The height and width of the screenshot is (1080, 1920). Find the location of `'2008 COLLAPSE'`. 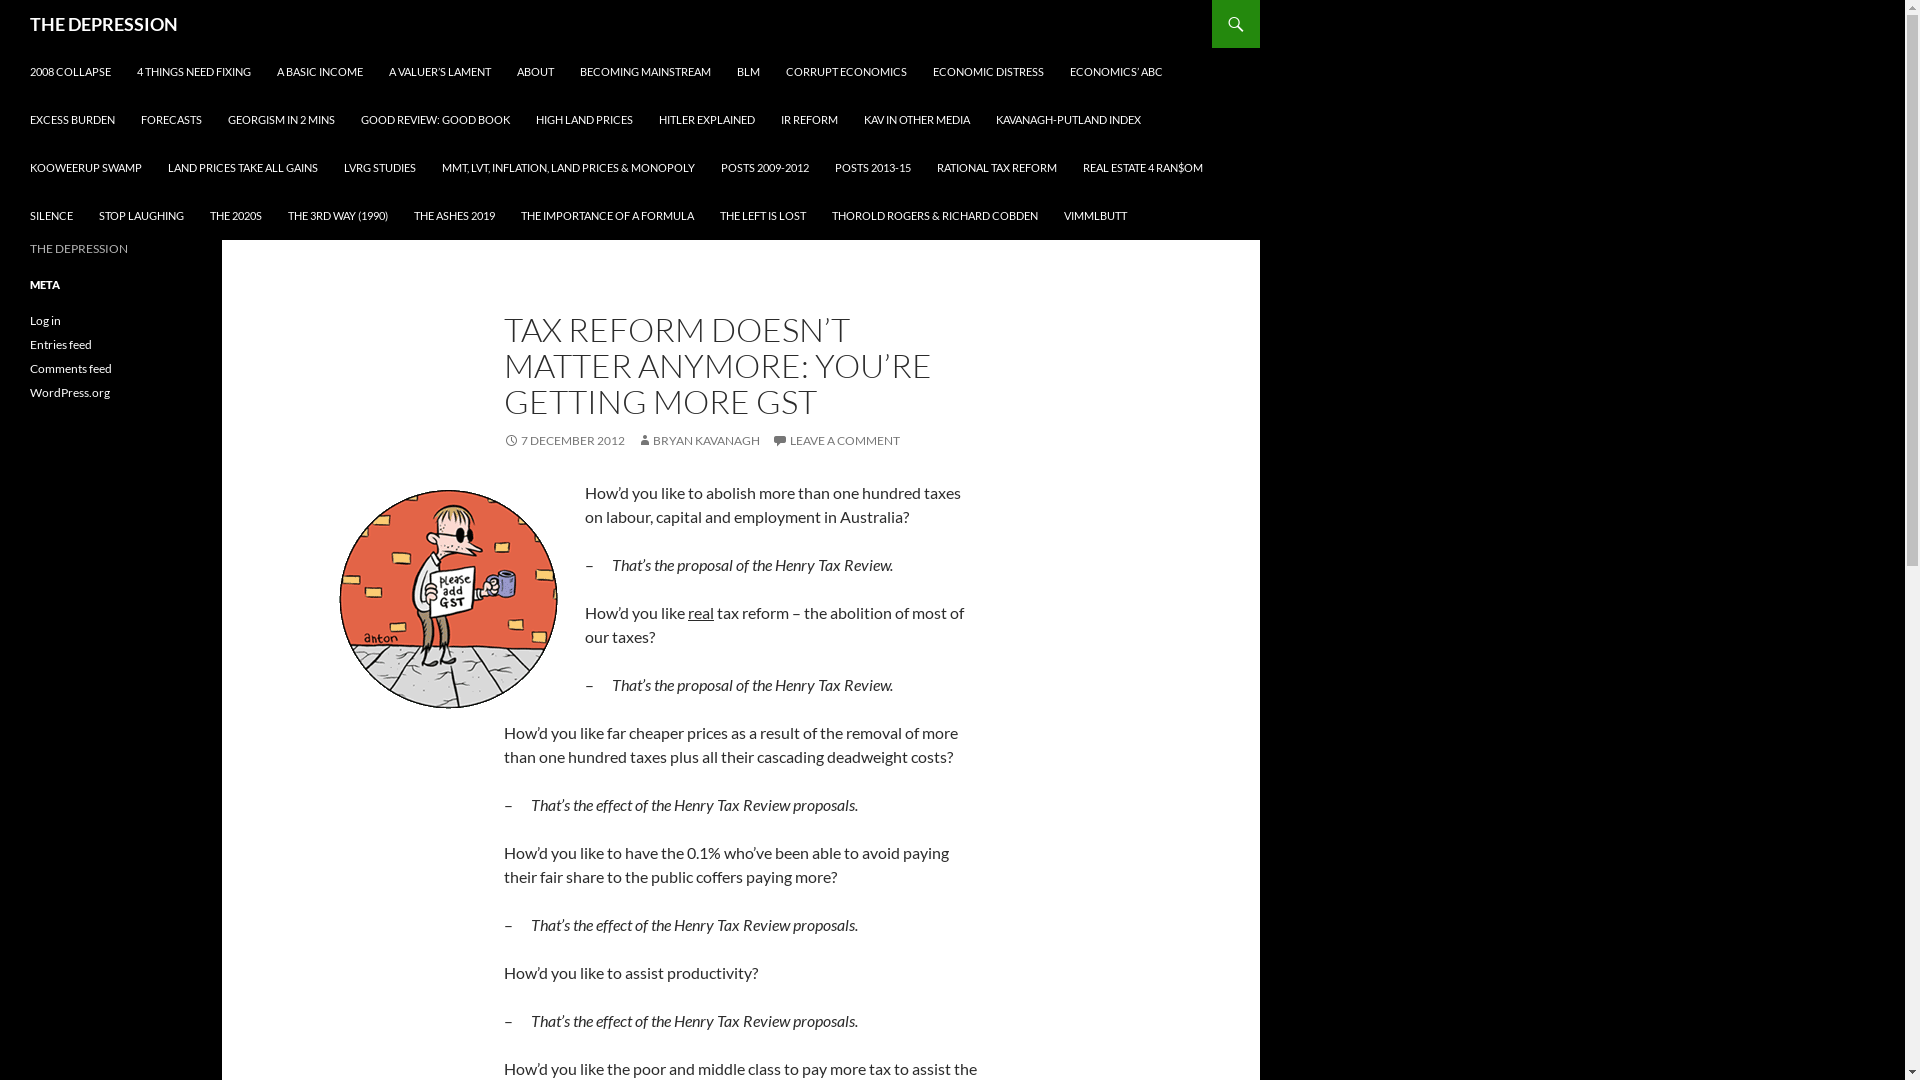

'2008 COLLAPSE' is located at coordinates (70, 71).